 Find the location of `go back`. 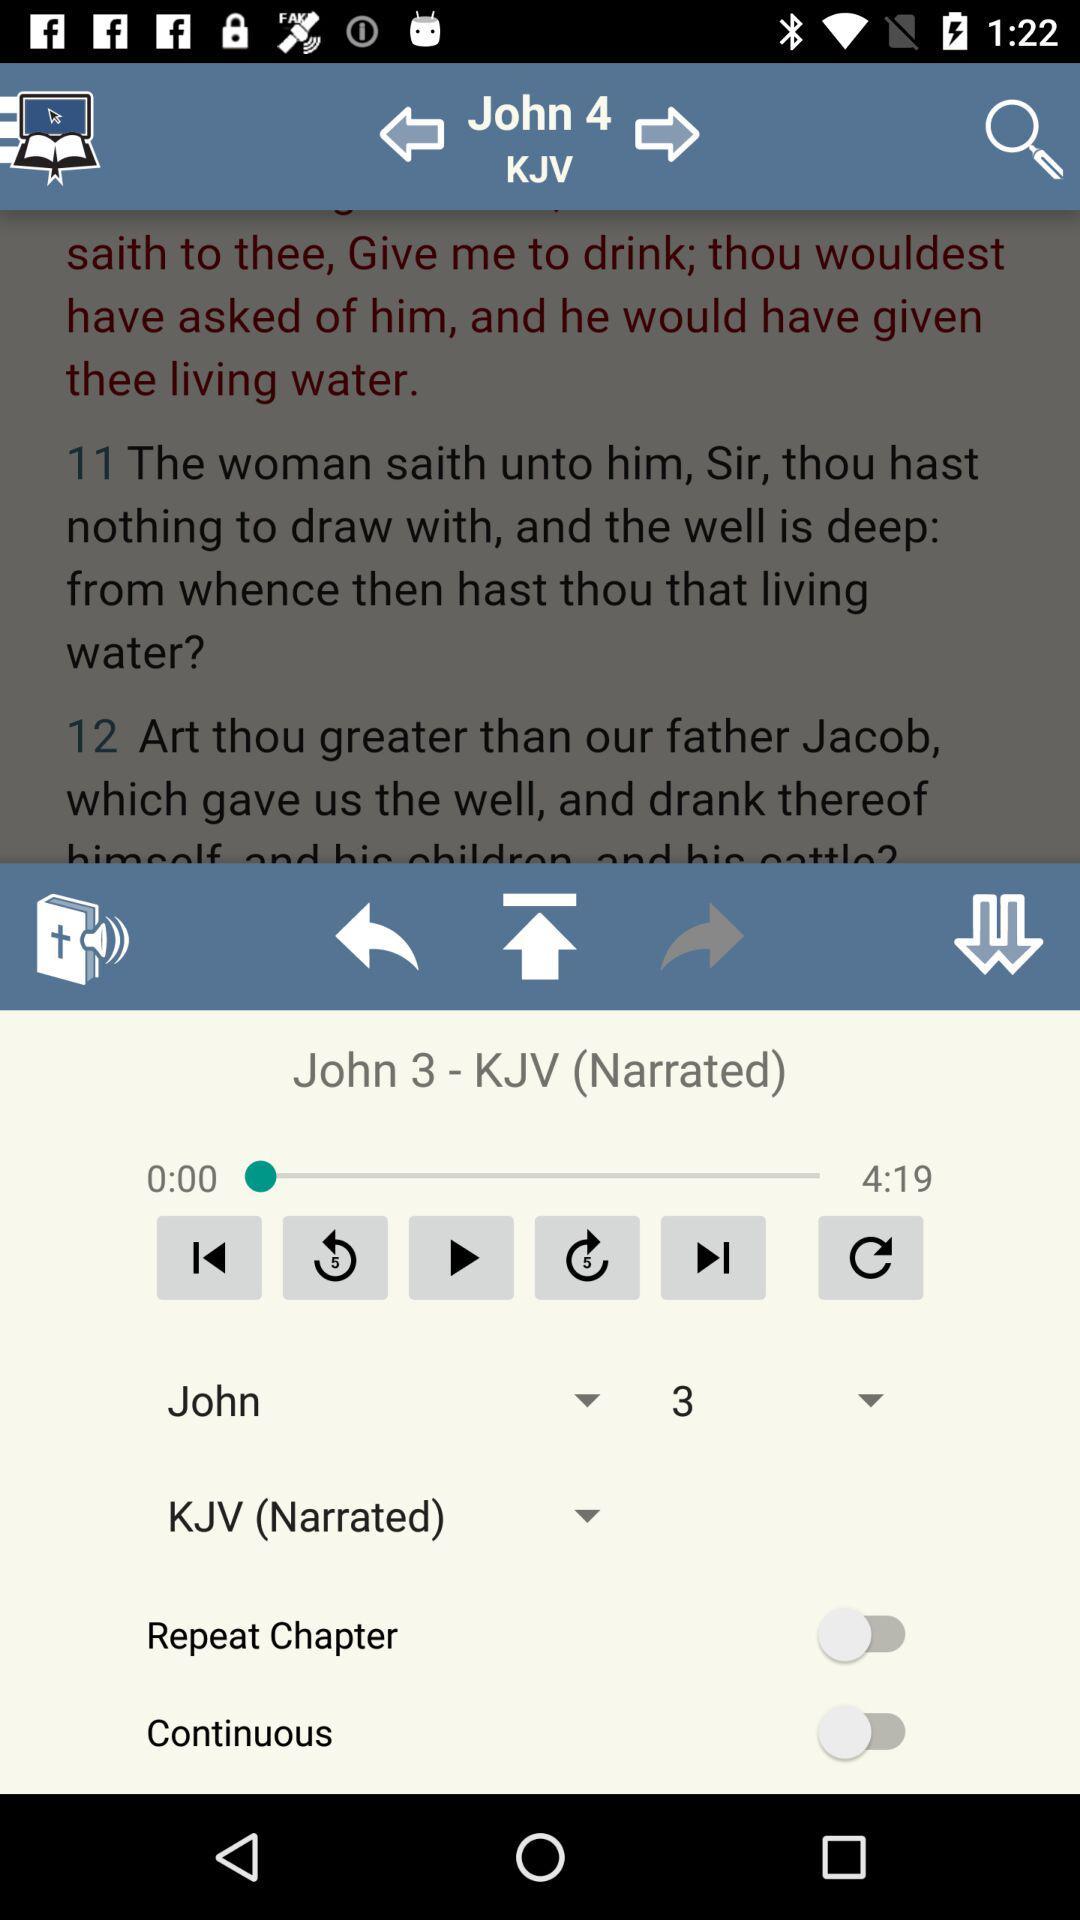

go back is located at coordinates (376, 935).